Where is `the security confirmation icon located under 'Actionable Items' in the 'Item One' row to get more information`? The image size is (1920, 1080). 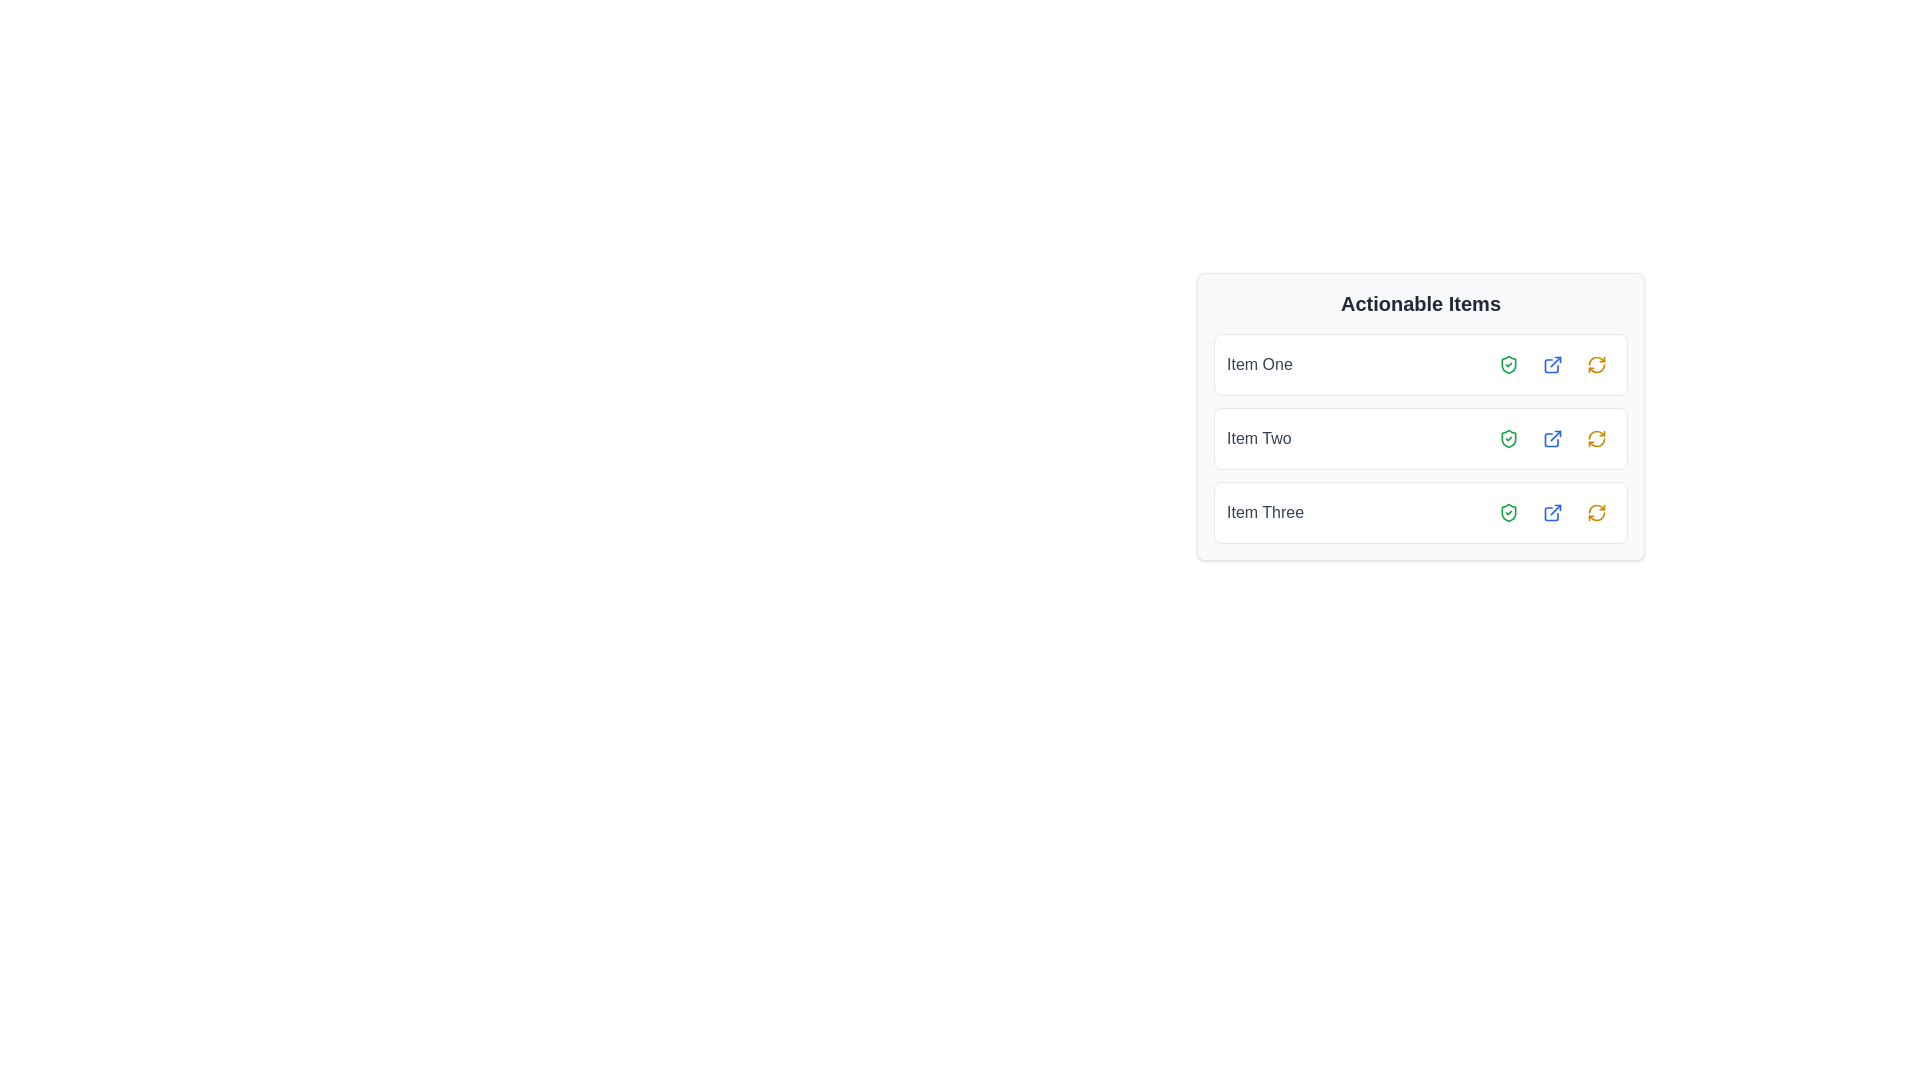
the security confirmation icon located under 'Actionable Items' in the 'Item One' row to get more information is located at coordinates (1508, 365).